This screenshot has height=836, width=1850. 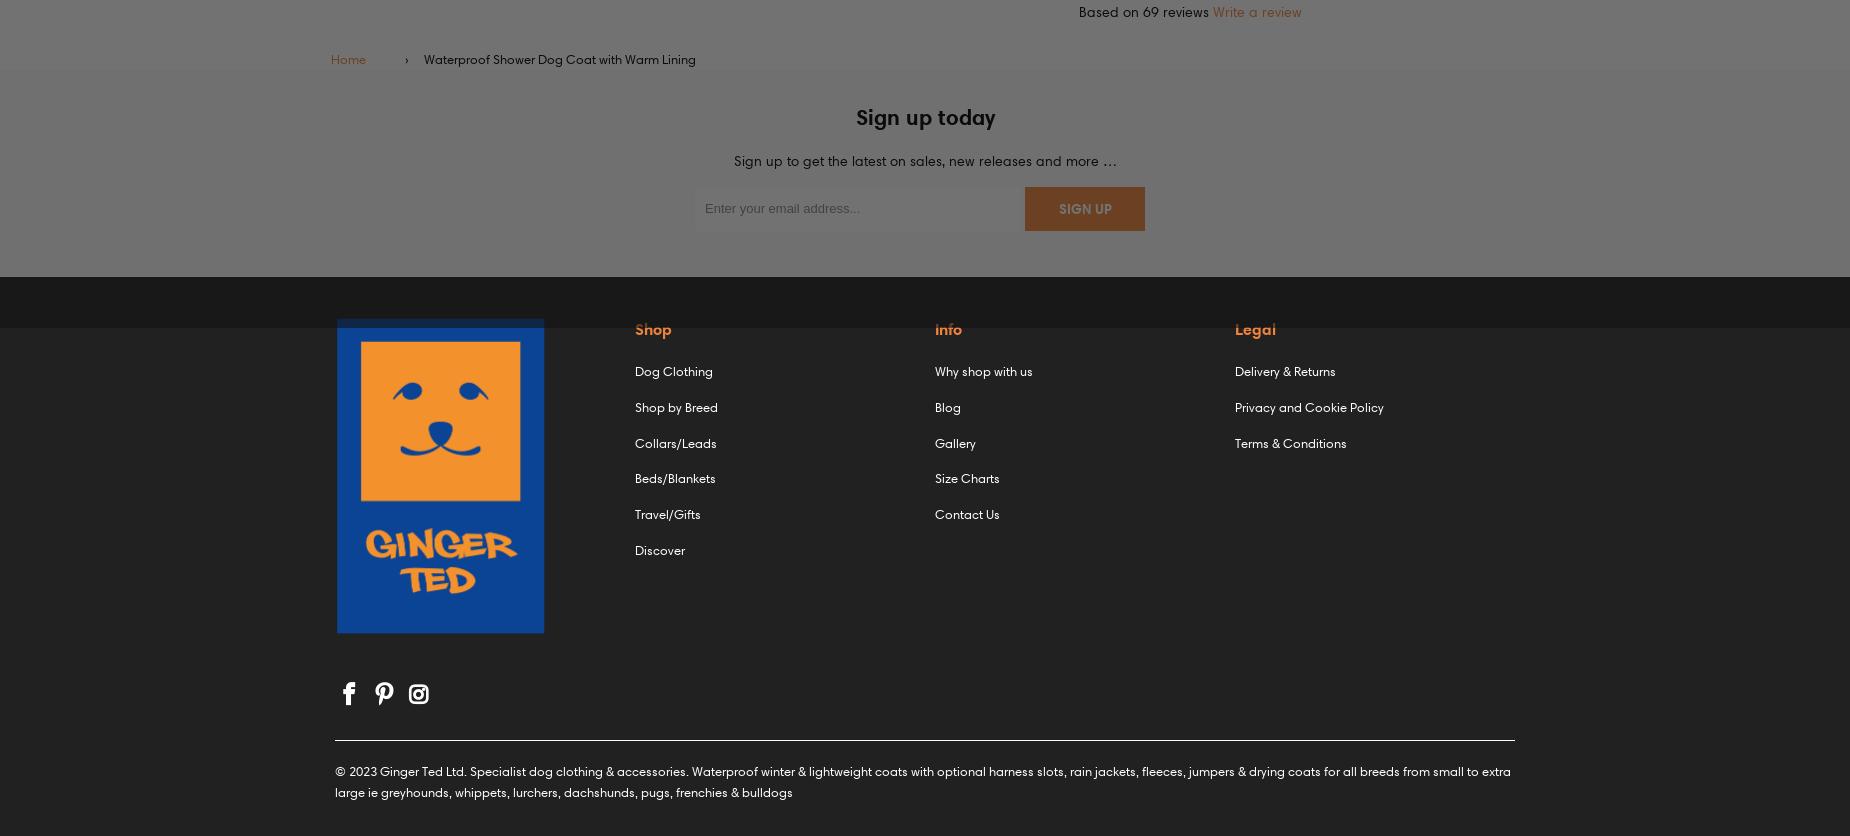 I want to click on 'Based on 69 reviews', so click(x=1143, y=12).